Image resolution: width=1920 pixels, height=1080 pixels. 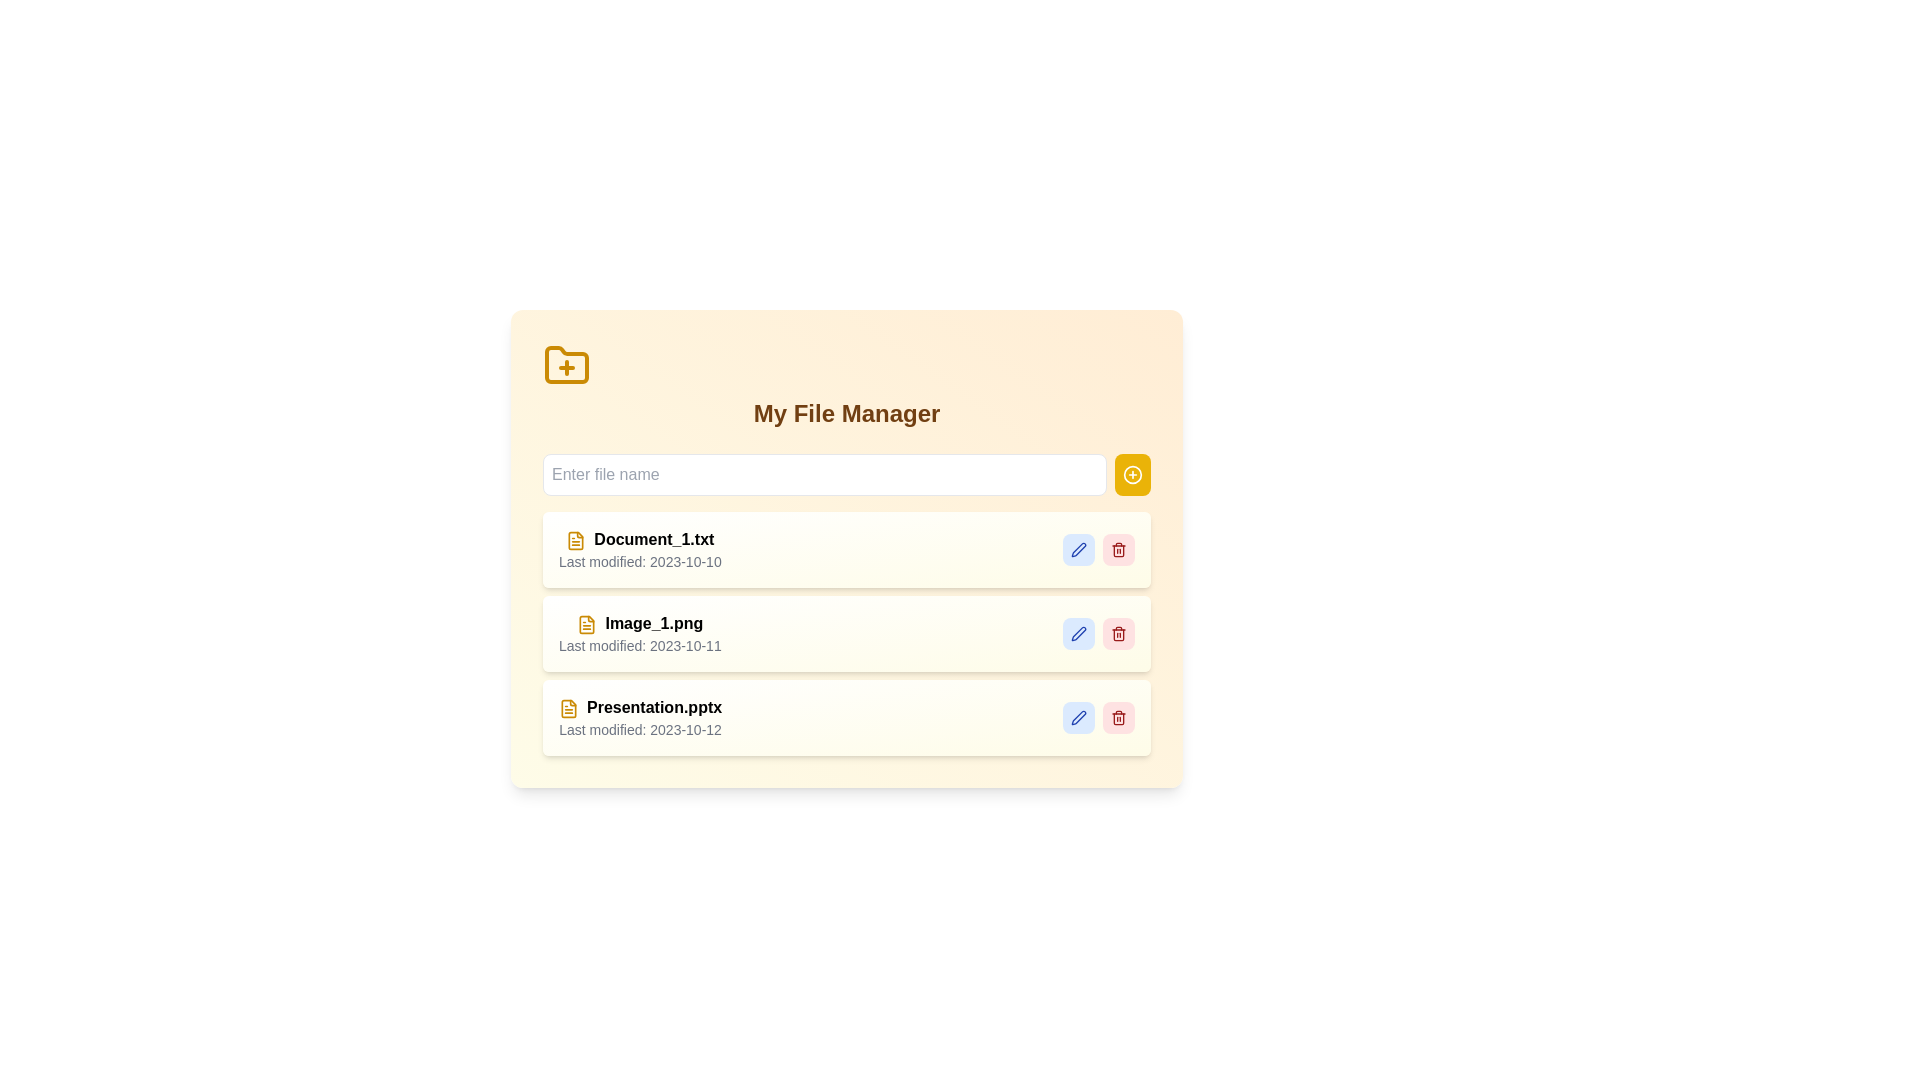 What do you see at coordinates (640, 716) in the screenshot?
I see `the file entry labeled 'Presentation.pptx'` at bounding box center [640, 716].